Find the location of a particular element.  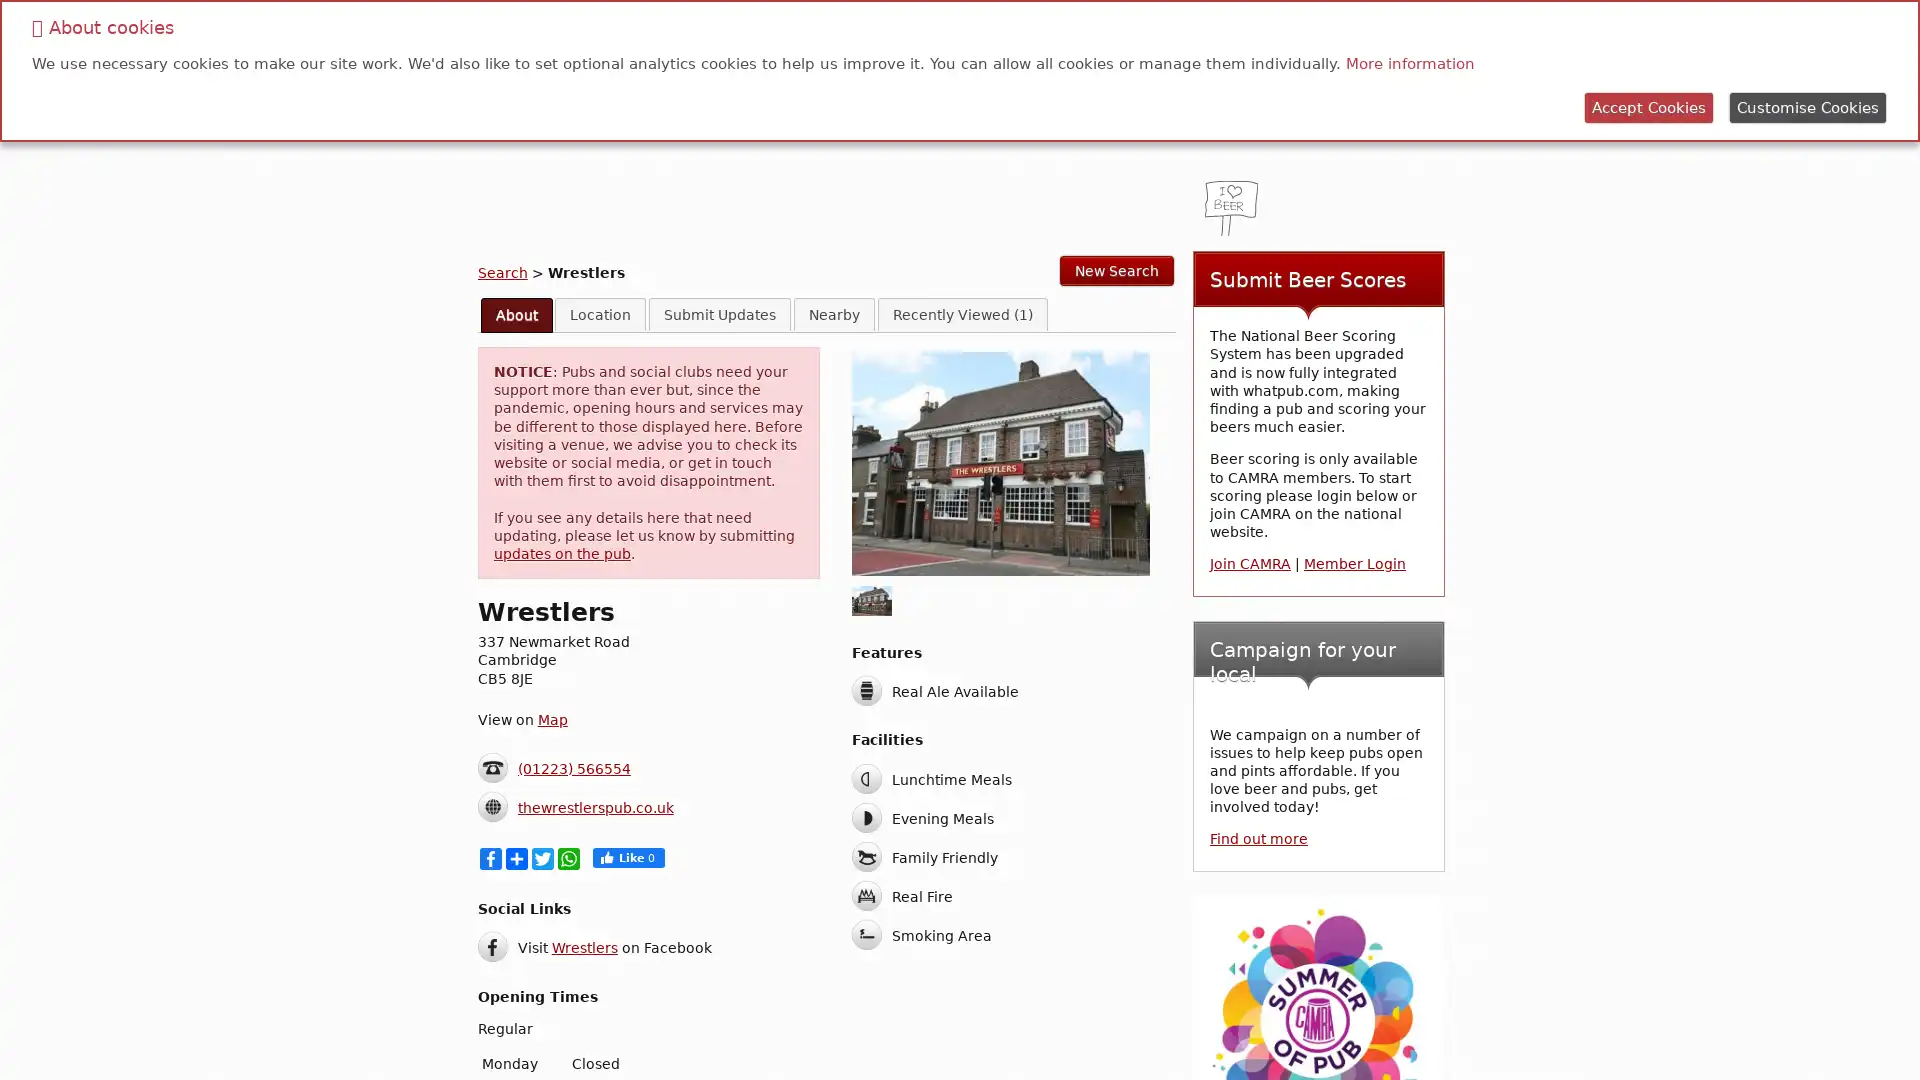

Accept Cookies is located at coordinates (1649, 107).